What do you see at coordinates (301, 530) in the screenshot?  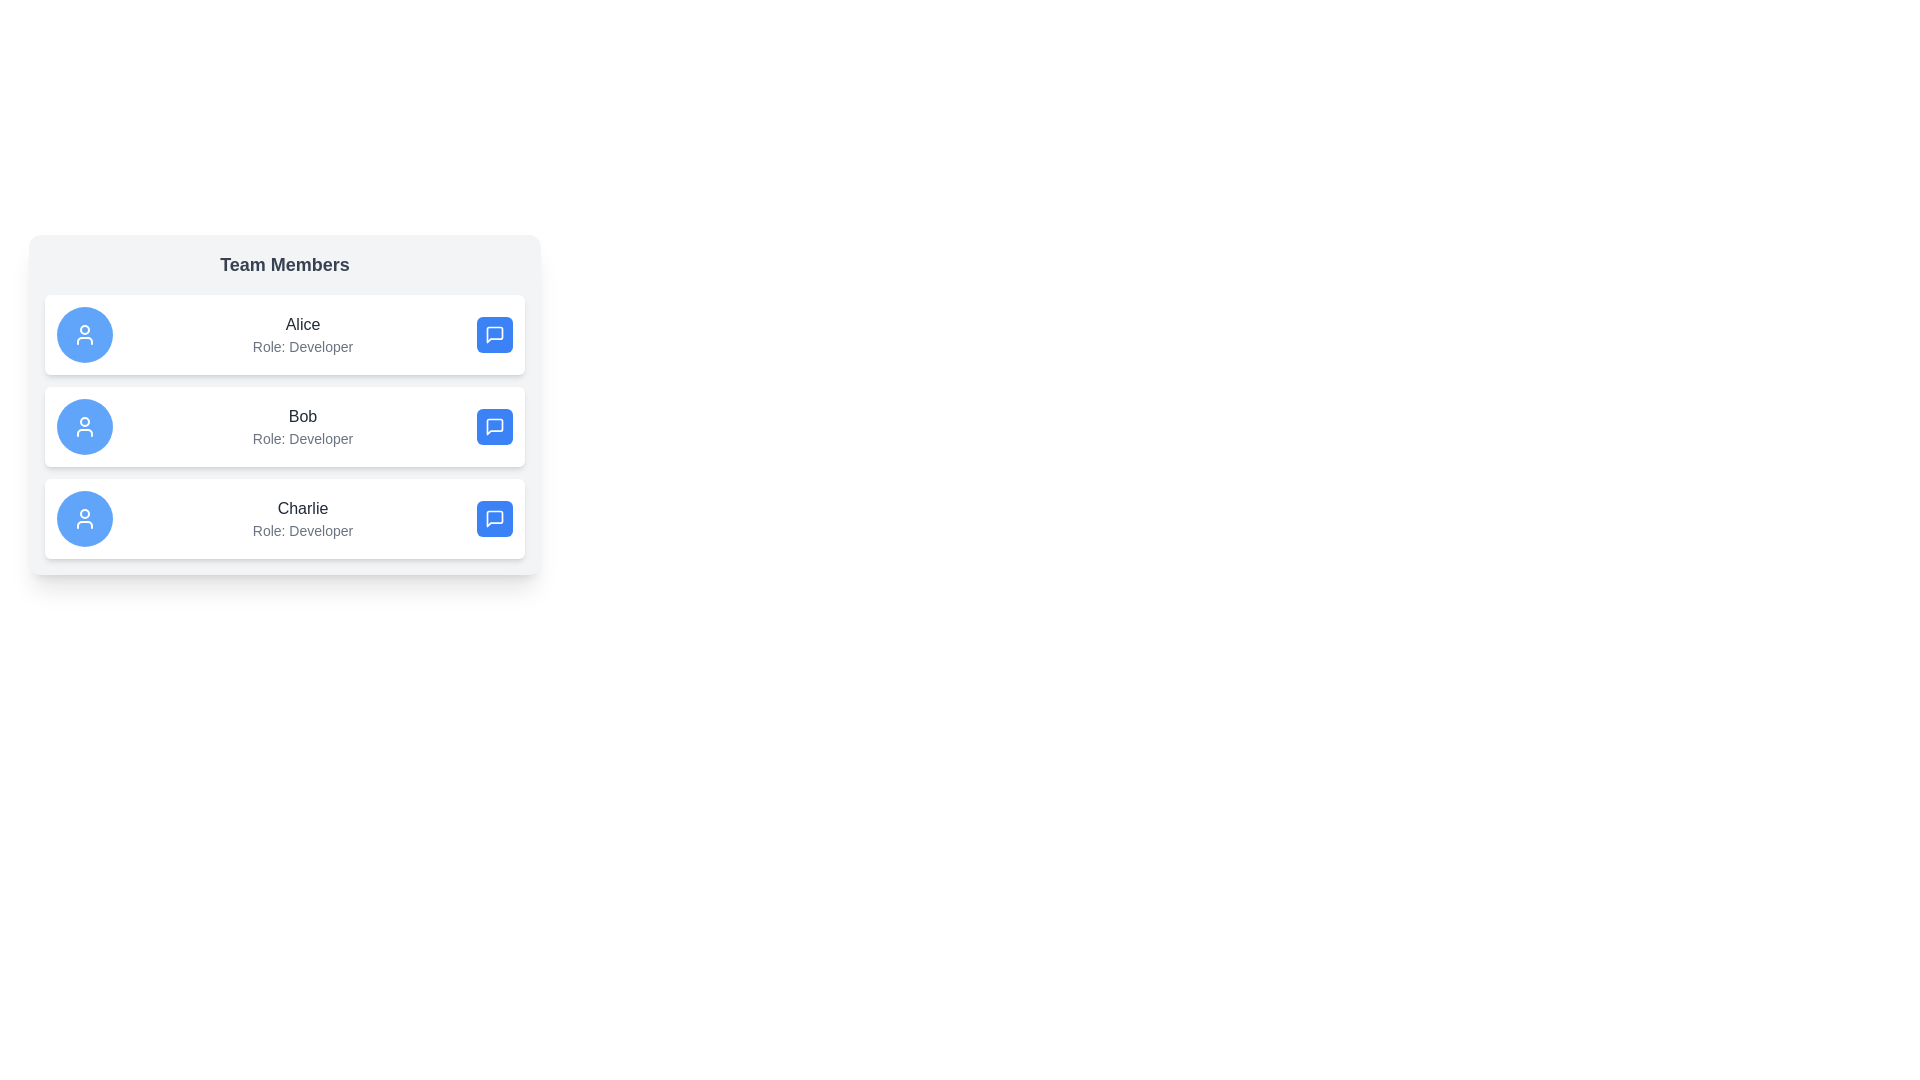 I see `the content of the Text Label element that displays 'Role: Developer' under the 'Charlie' entry in the 'Team Members' list` at bounding box center [301, 530].